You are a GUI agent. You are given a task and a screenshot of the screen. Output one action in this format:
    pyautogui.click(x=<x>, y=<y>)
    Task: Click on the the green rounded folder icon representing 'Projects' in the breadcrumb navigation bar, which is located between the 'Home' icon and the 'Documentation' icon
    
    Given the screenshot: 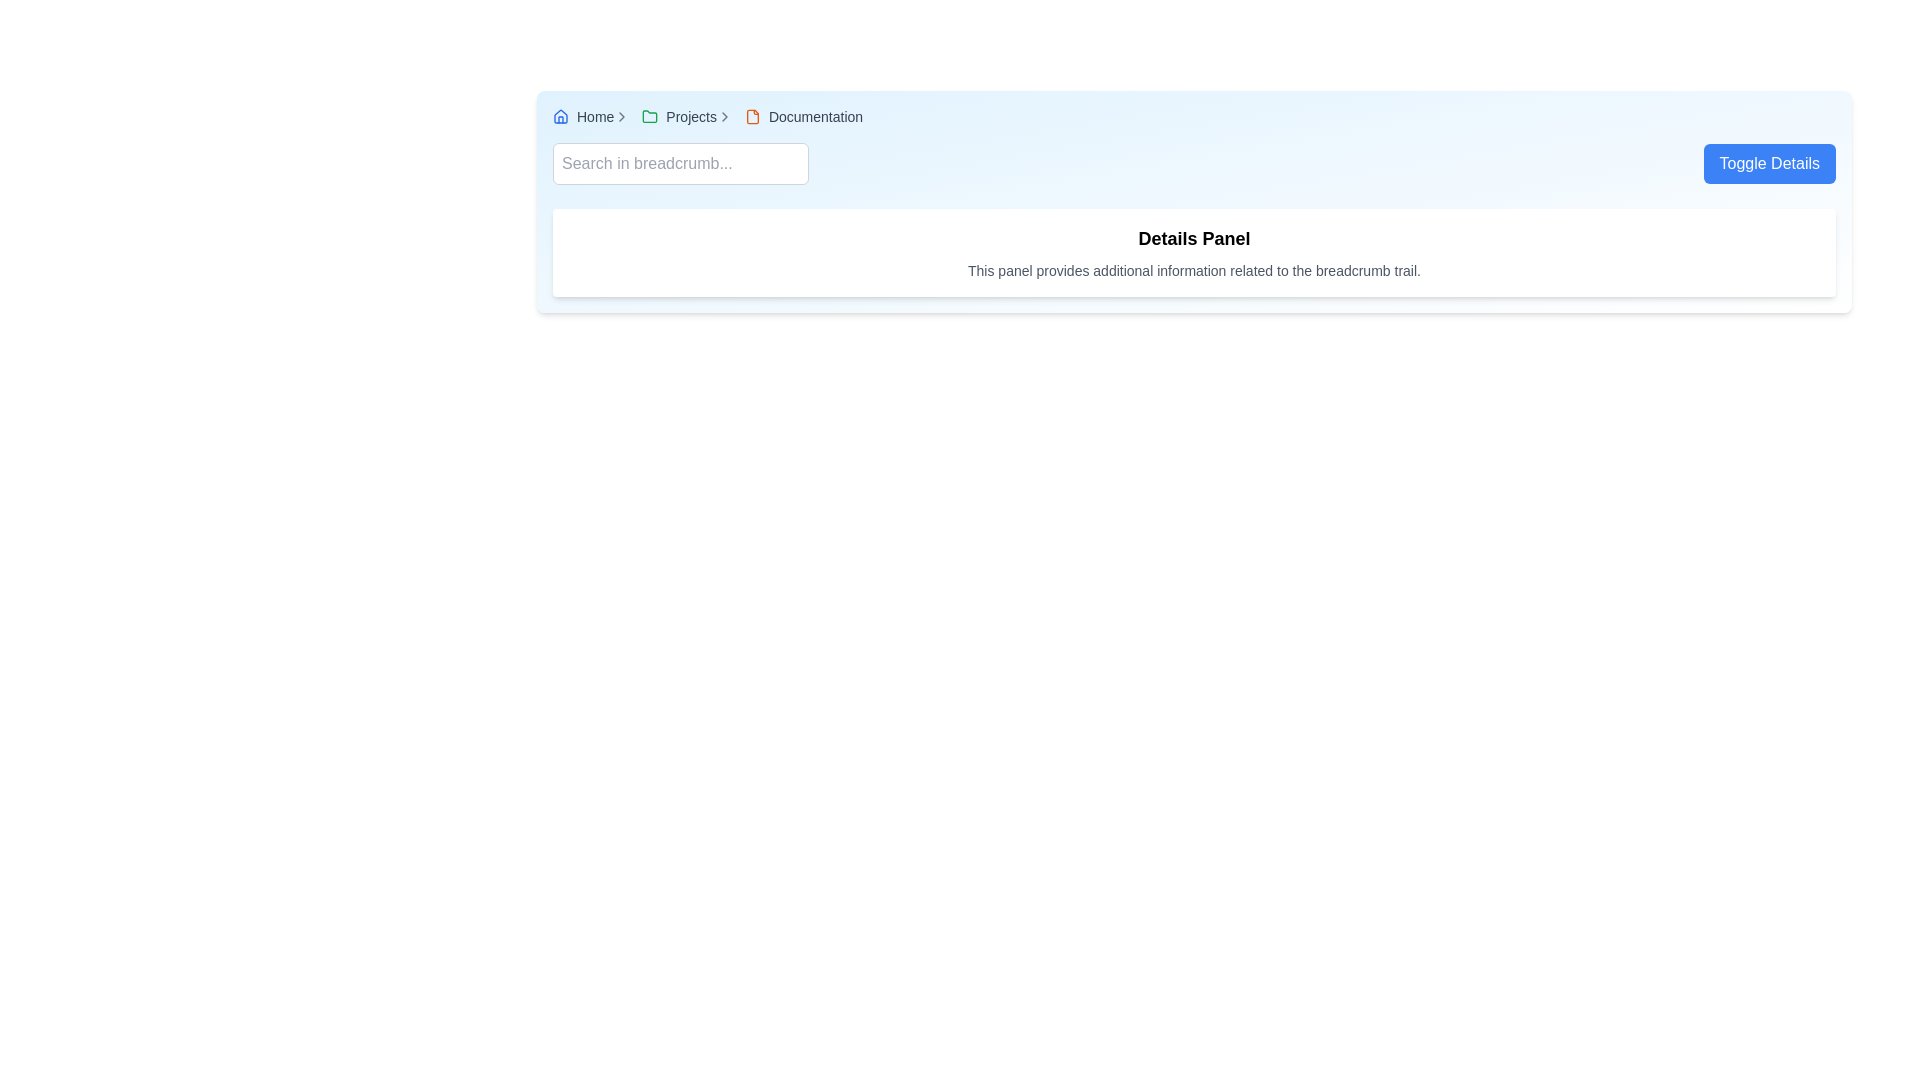 What is the action you would take?
    pyautogui.click(x=650, y=116)
    